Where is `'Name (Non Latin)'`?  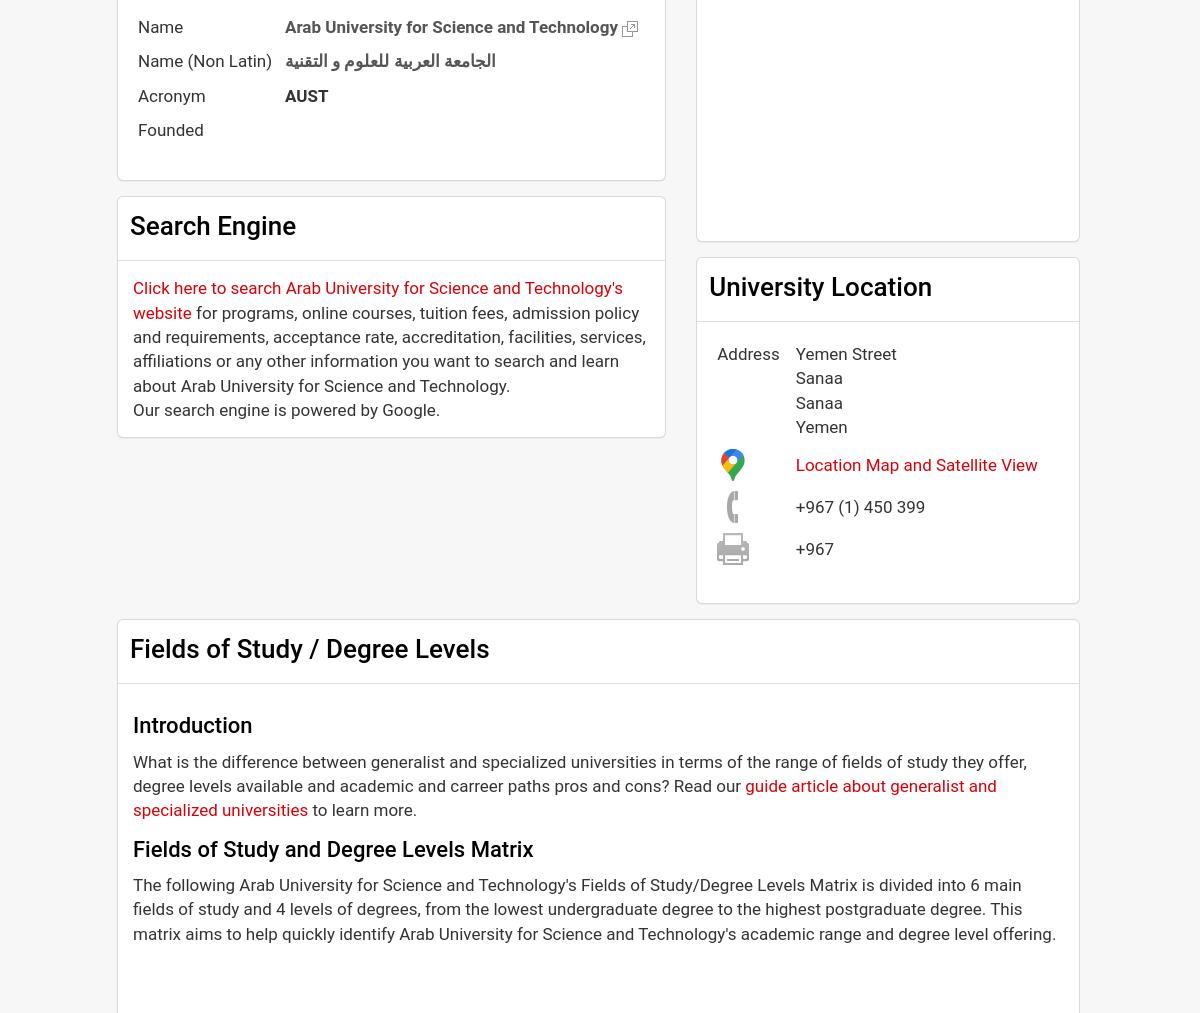
'Name (Non Latin)' is located at coordinates (138, 59).